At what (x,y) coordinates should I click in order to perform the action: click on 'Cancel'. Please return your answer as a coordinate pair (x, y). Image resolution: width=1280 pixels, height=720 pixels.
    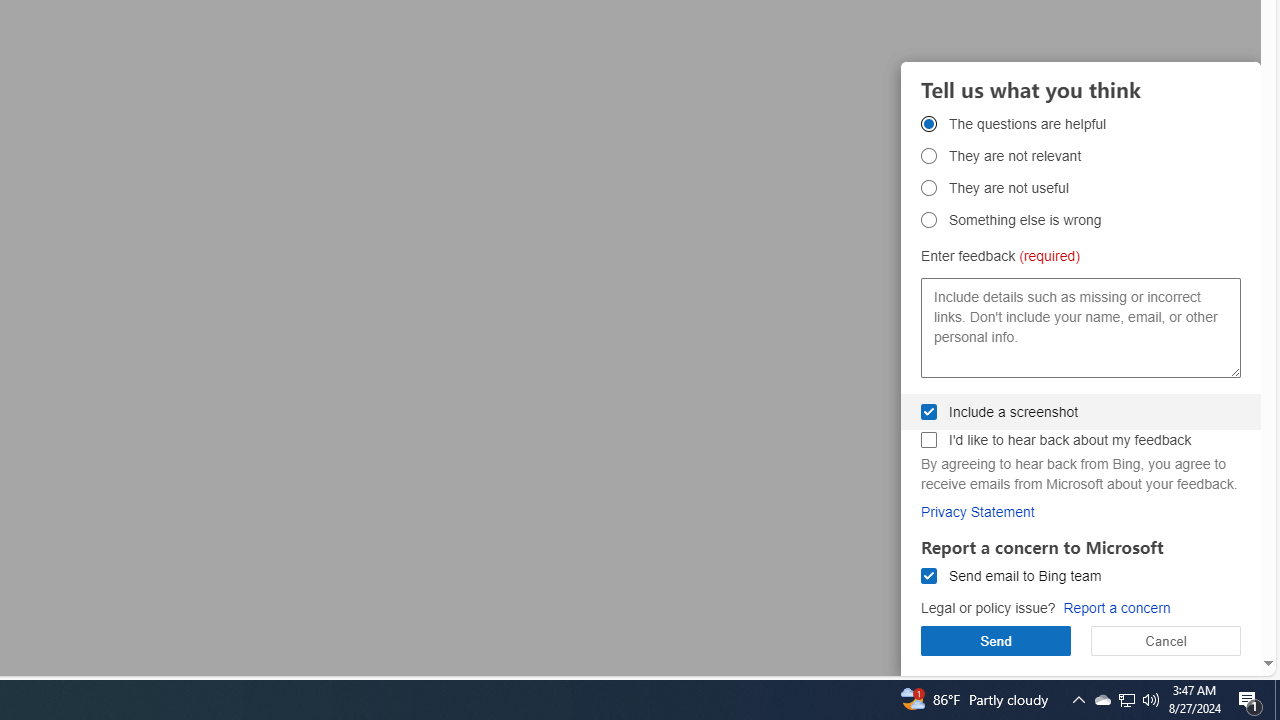
    Looking at the image, I should click on (1166, 640).